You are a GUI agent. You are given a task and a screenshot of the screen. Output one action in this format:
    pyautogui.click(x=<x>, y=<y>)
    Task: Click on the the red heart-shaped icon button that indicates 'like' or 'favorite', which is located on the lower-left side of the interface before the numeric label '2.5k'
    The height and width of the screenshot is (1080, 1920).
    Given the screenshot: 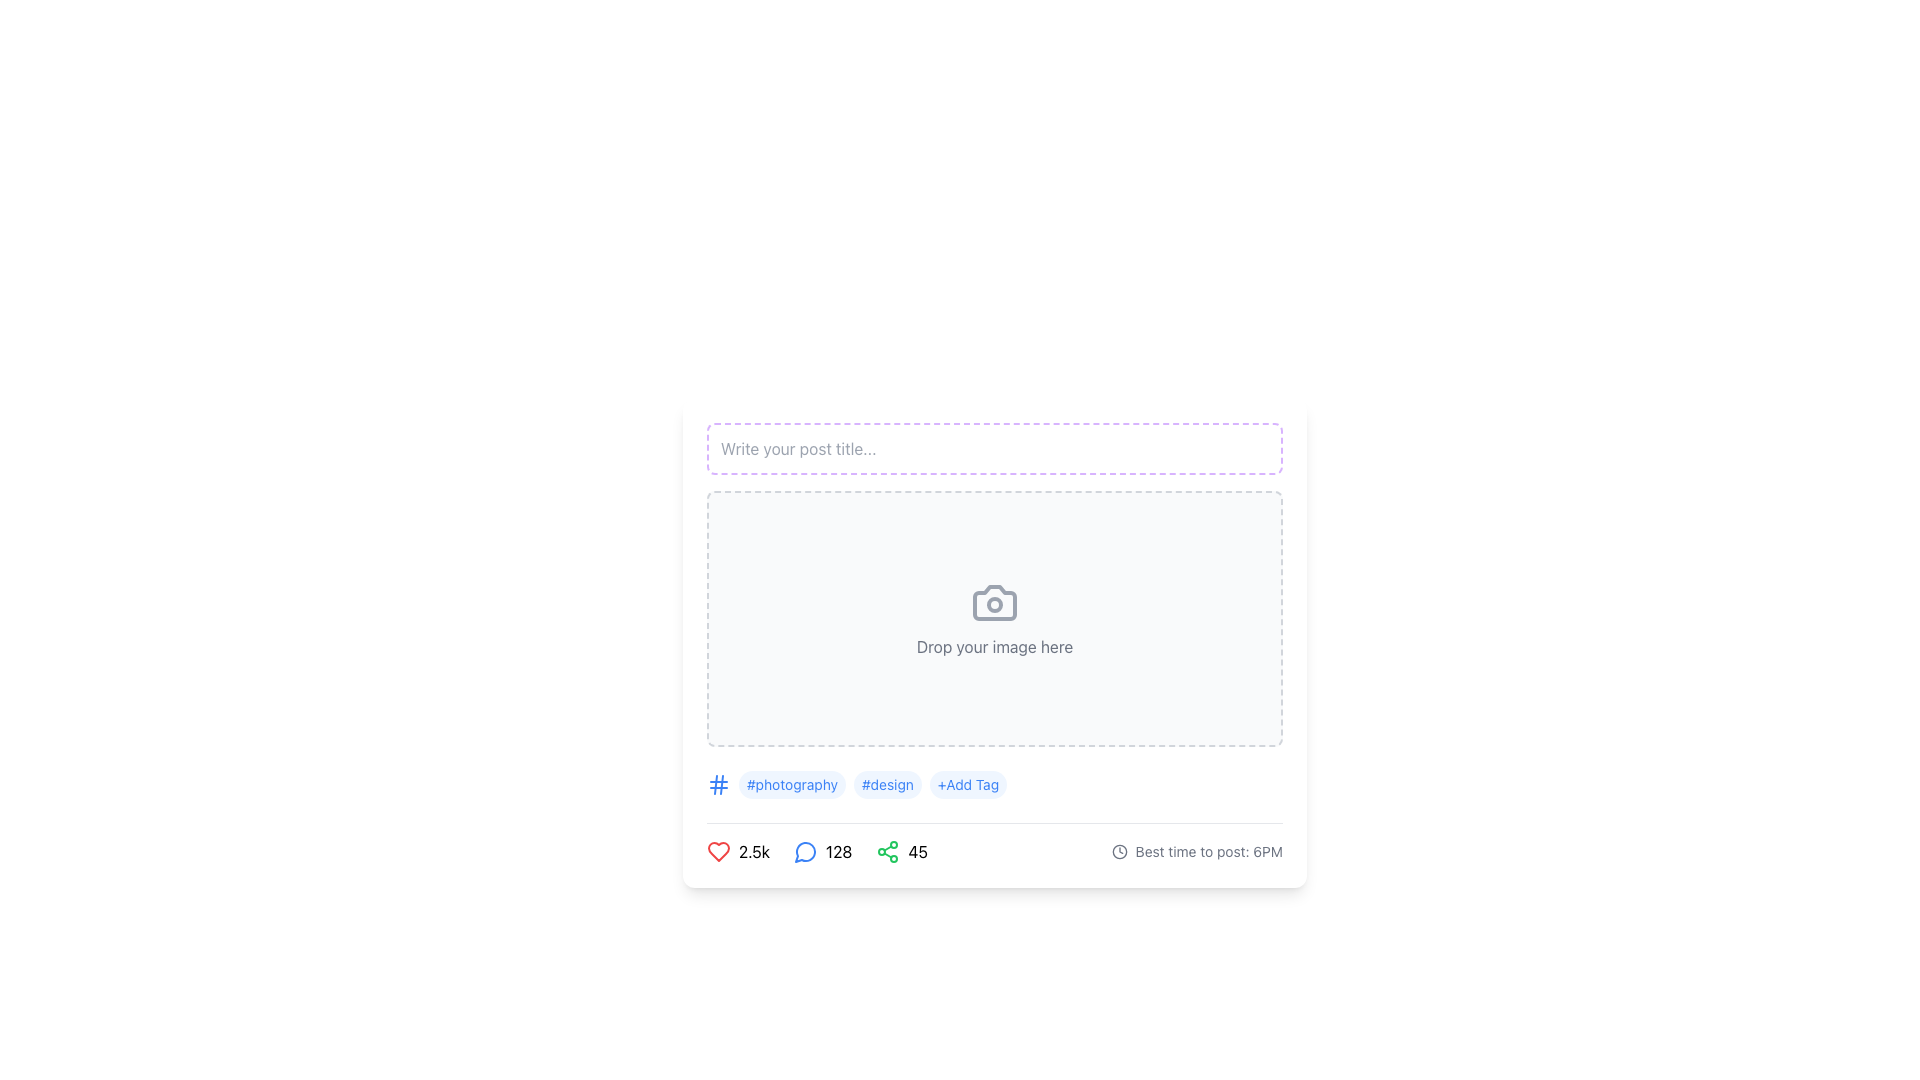 What is the action you would take?
    pyautogui.click(x=719, y=852)
    